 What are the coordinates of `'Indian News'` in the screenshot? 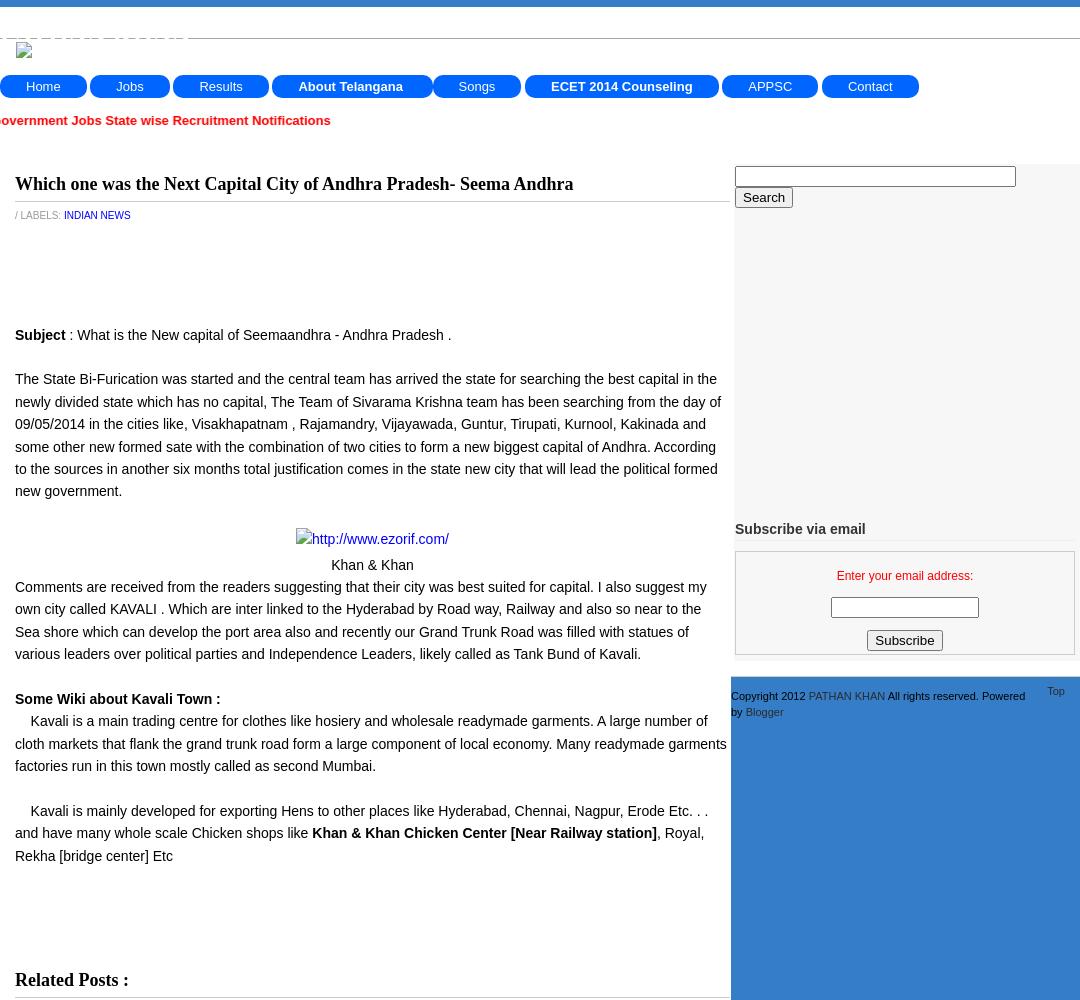 It's located at (96, 214).